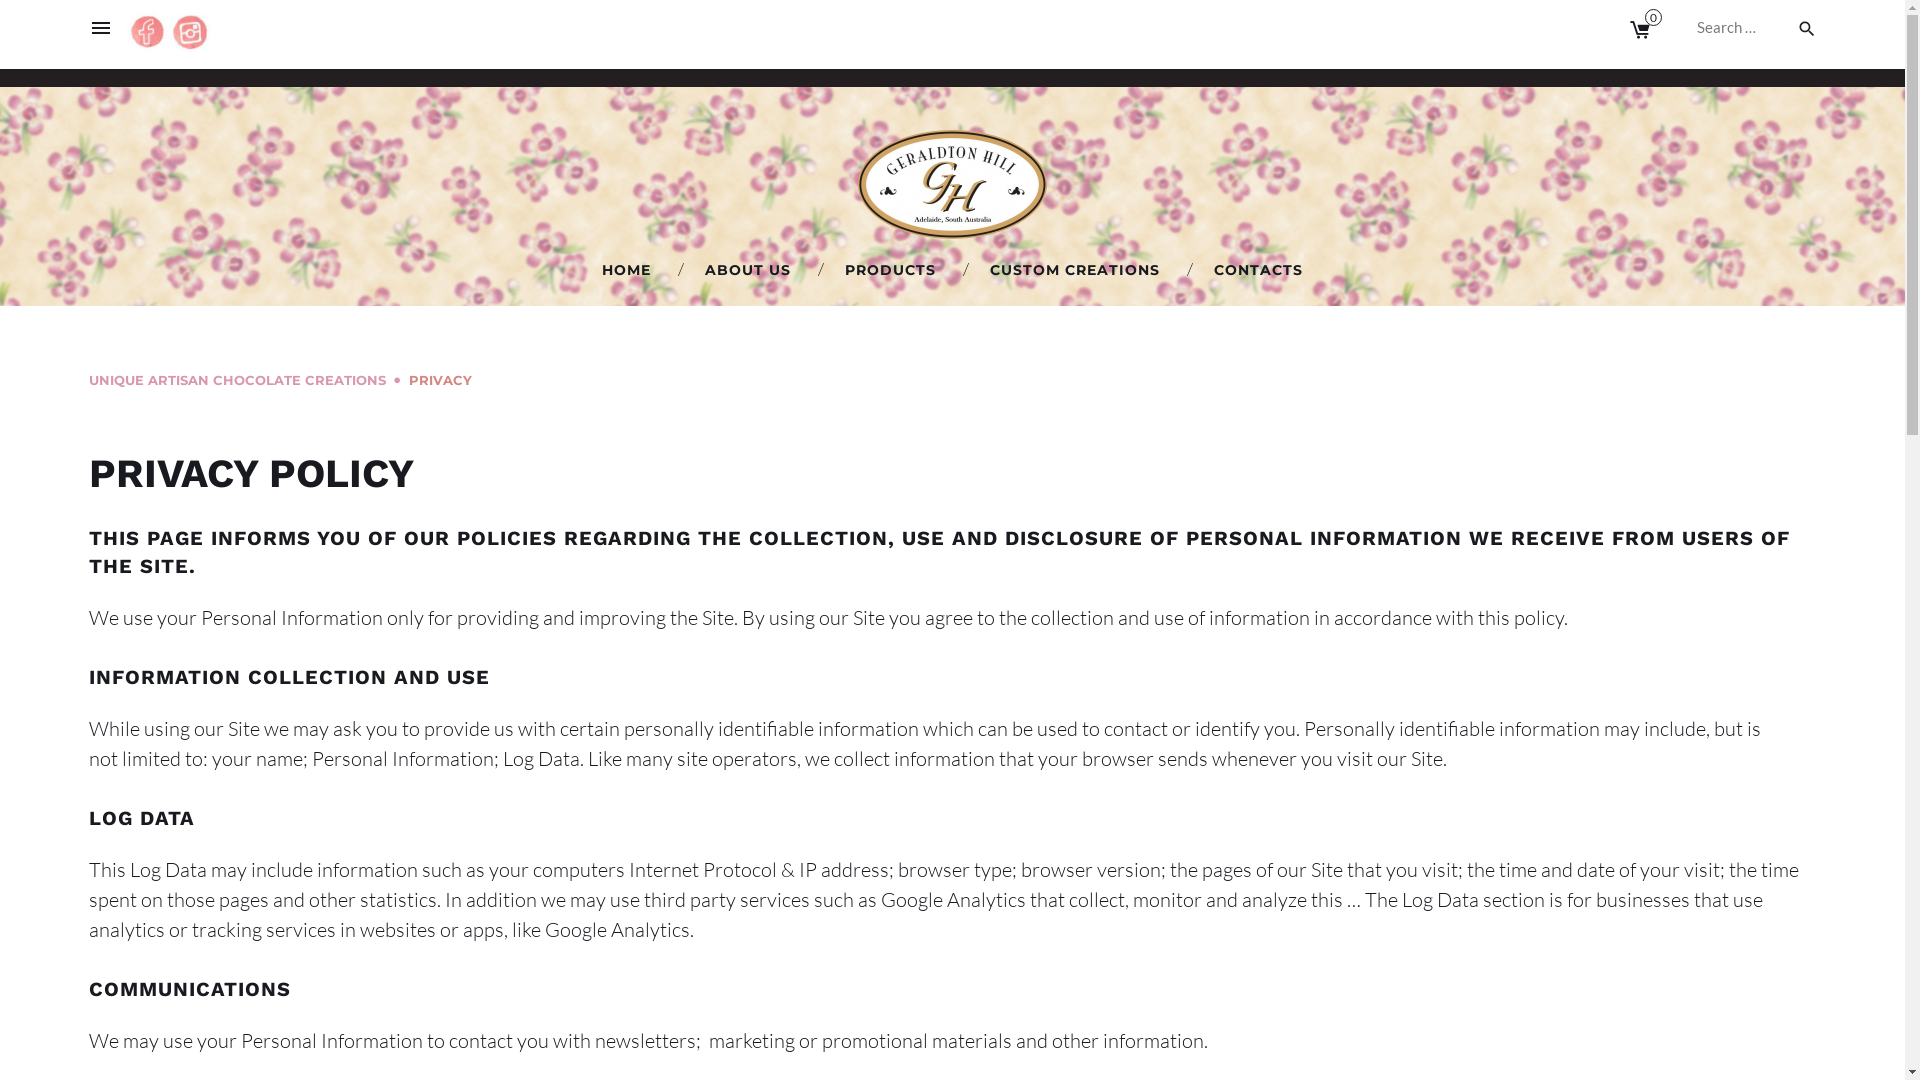 This screenshot has width=1920, height=1080. I want to click on 'UNIQUE ARTISAN CHOCOLATE CREATIONS', so click(86, 380).